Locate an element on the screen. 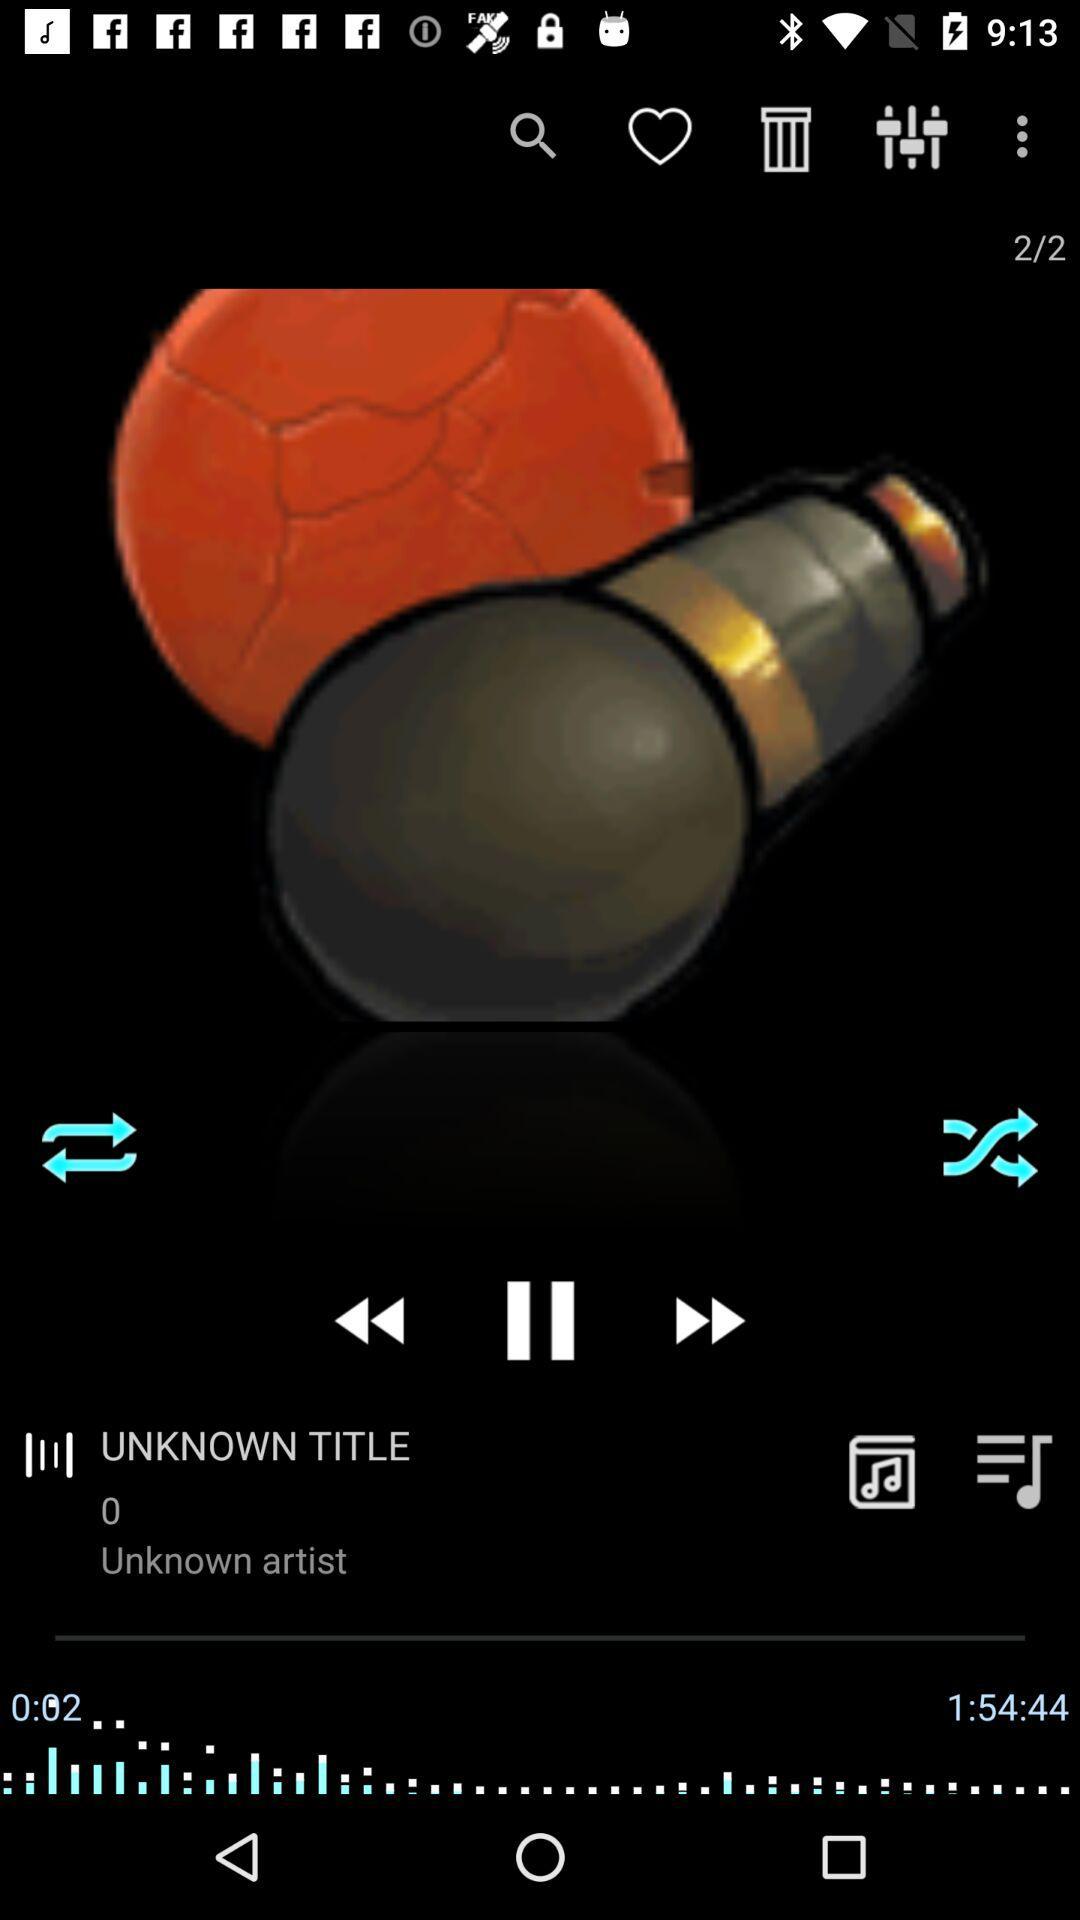 Image resolution: width=1080 pixels, height=1920 pixels. pause is located at coordinates (540, 1320).